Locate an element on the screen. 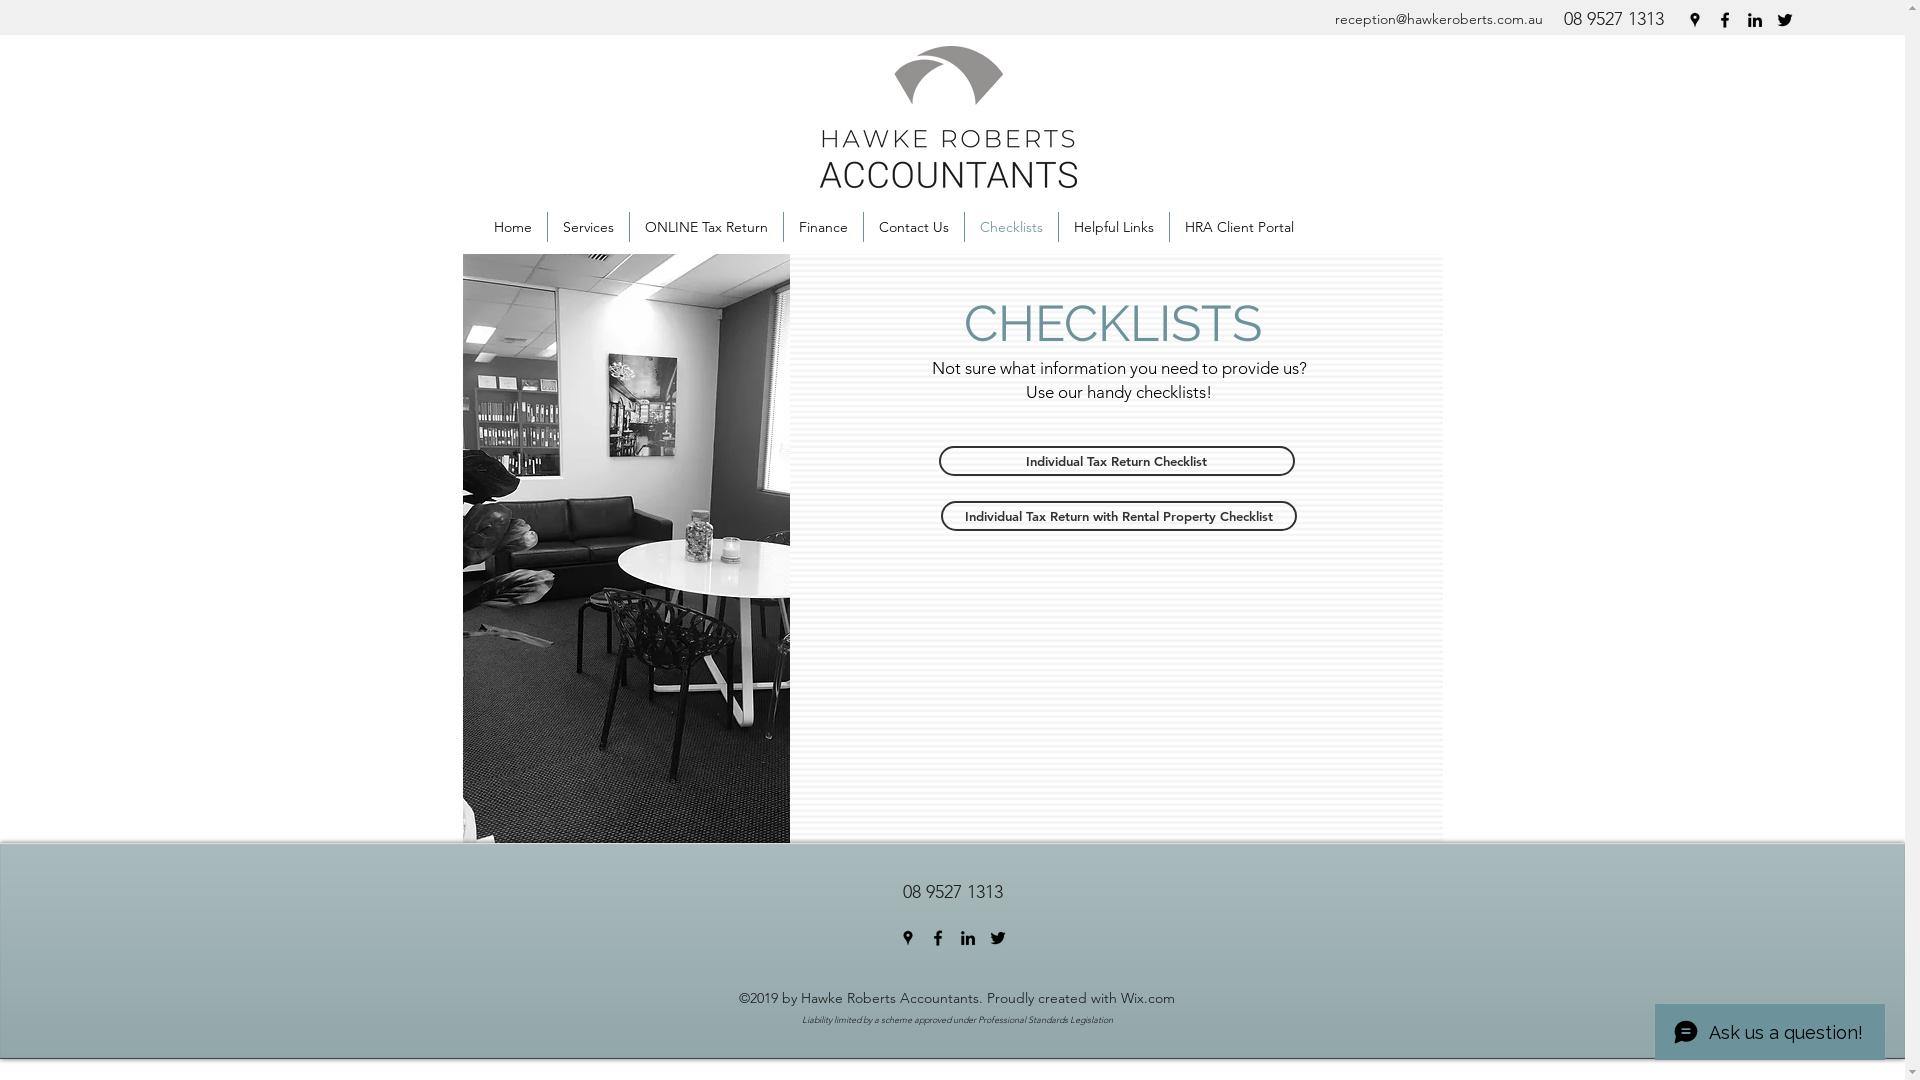  'Finance' is located at coordinates (823, 226).